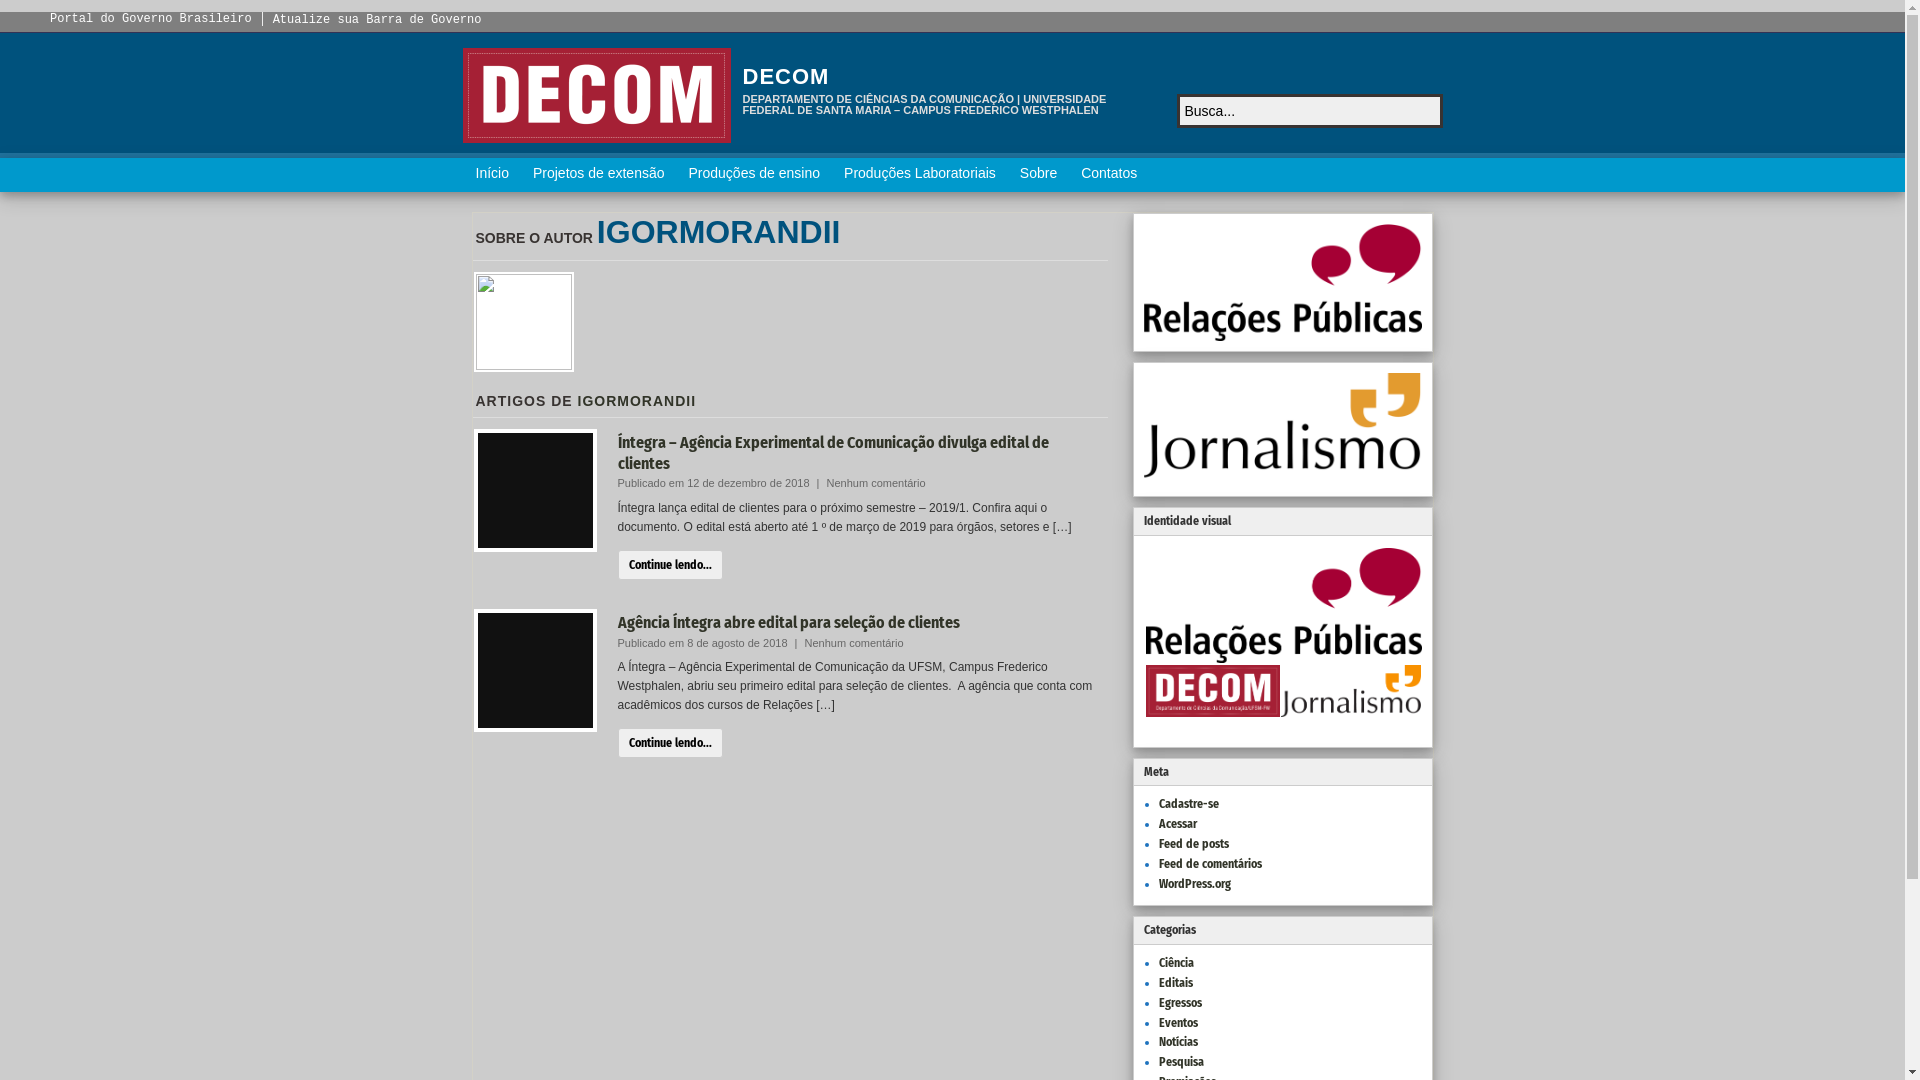 This screenshot has height=1080, width=1920. What do you see at coordinates (1107, 173) in the screenshot?
I see `'Contatos'` at bounding box center [1107, 173].